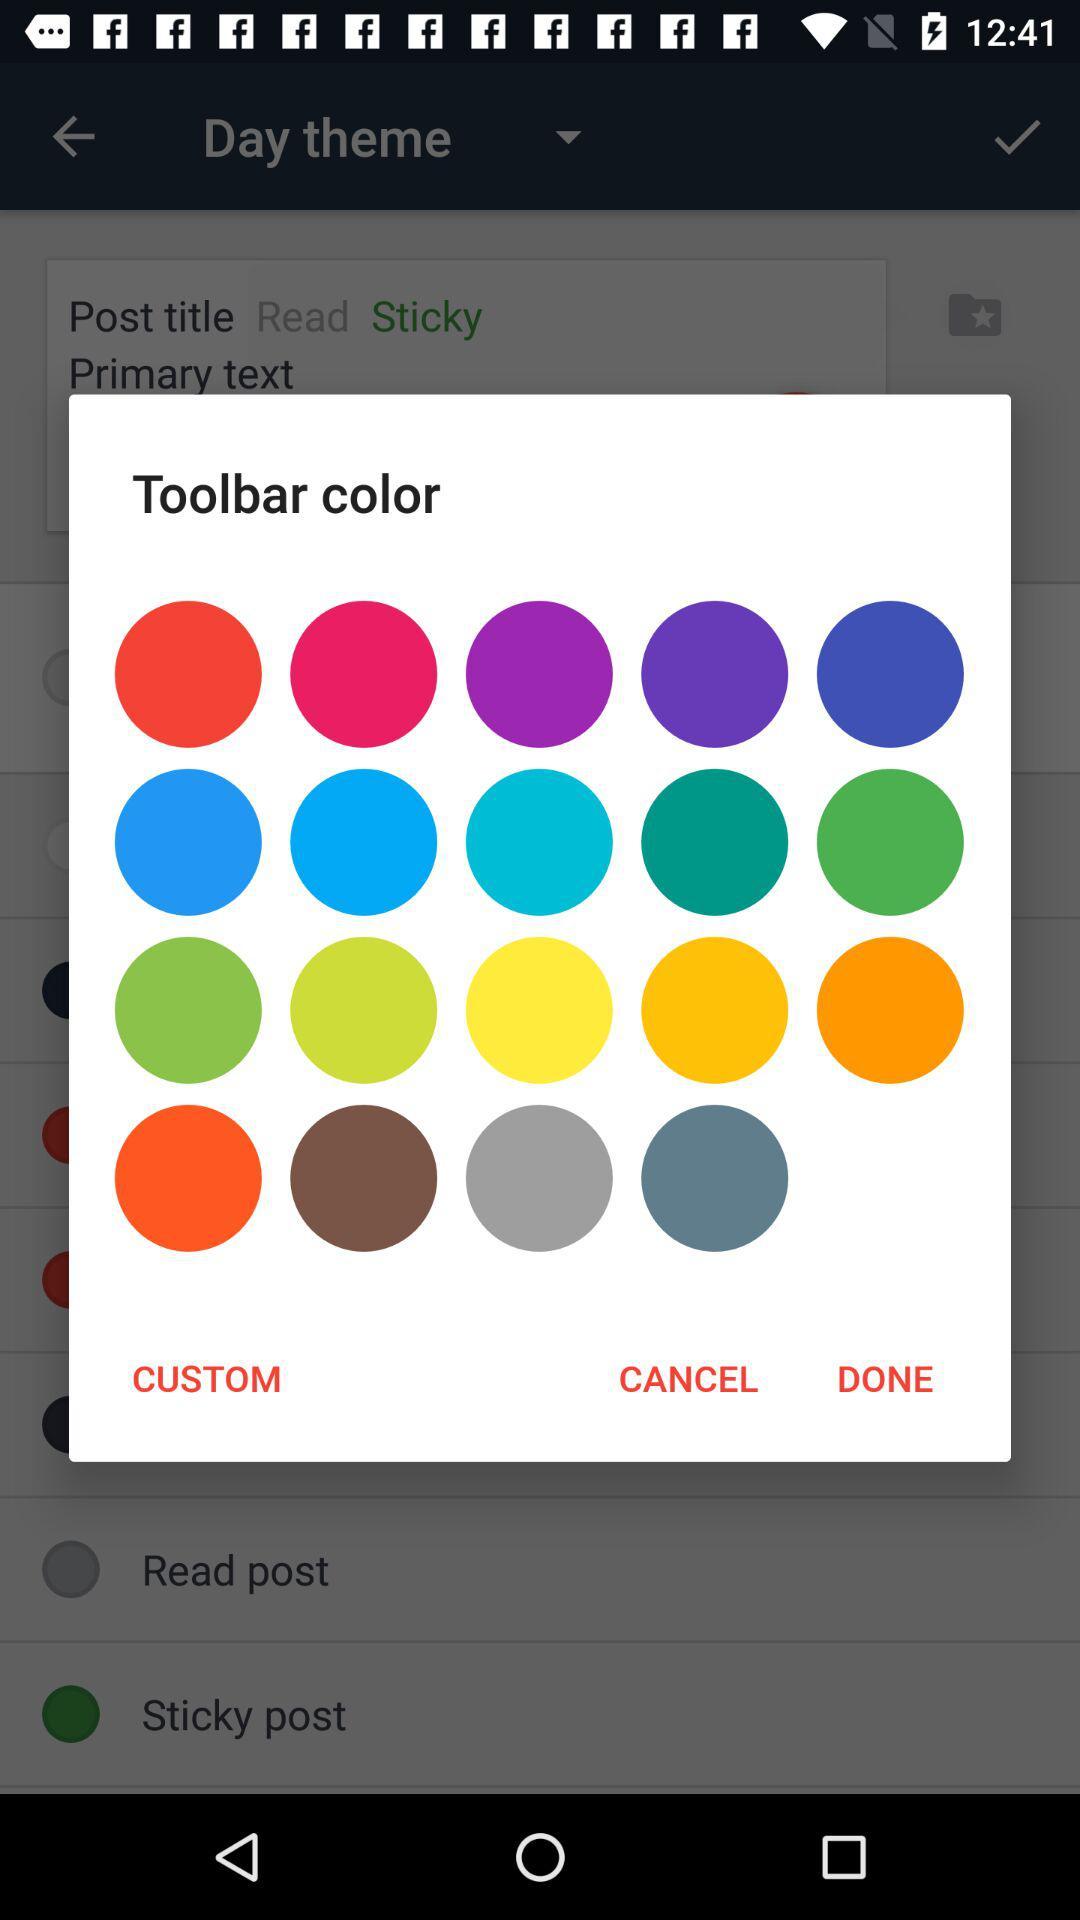 The width and height of the screenshot is (1080, 1920). What do you see at coordinates (883, 1376) in the screenshot?
I see `the item to the right of the cancel icon` at bounding box center [883, 1376].